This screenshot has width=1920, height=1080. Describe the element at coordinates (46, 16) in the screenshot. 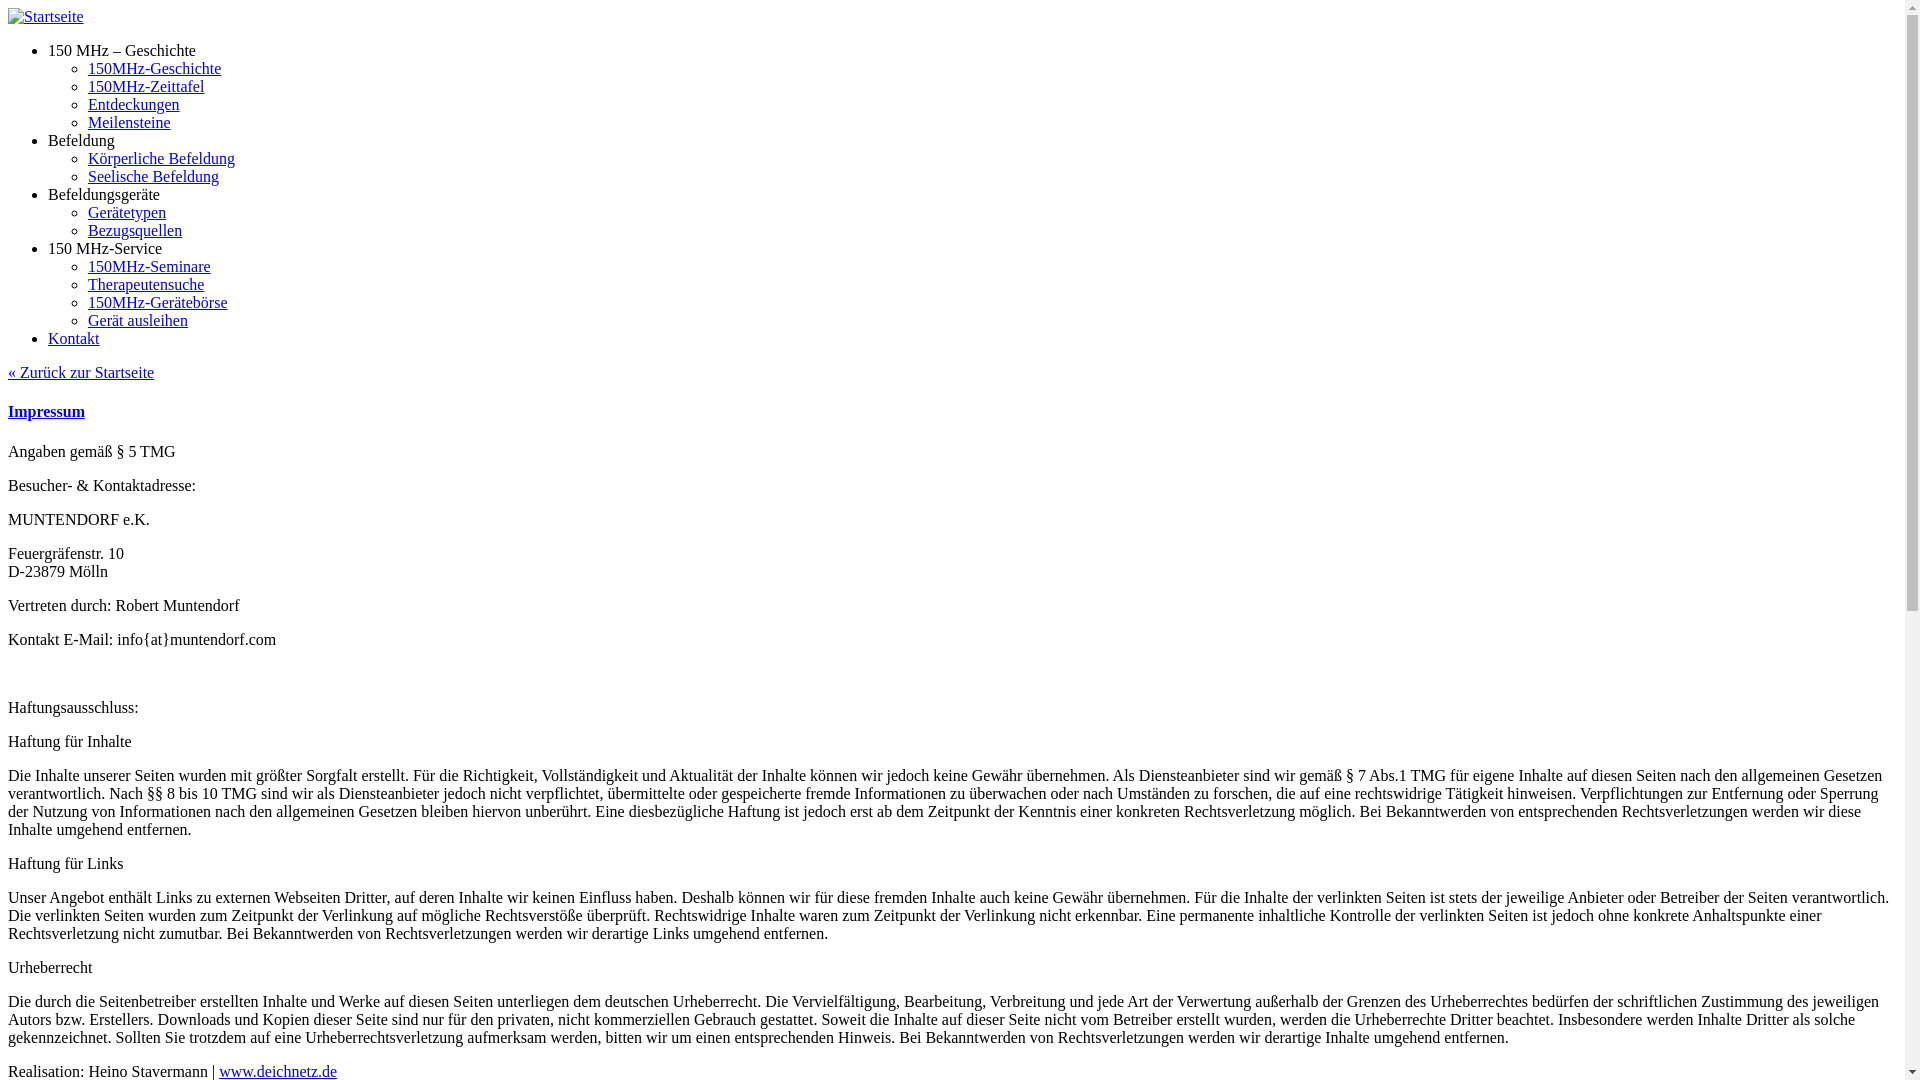

I see `'Startseite'` at that location.